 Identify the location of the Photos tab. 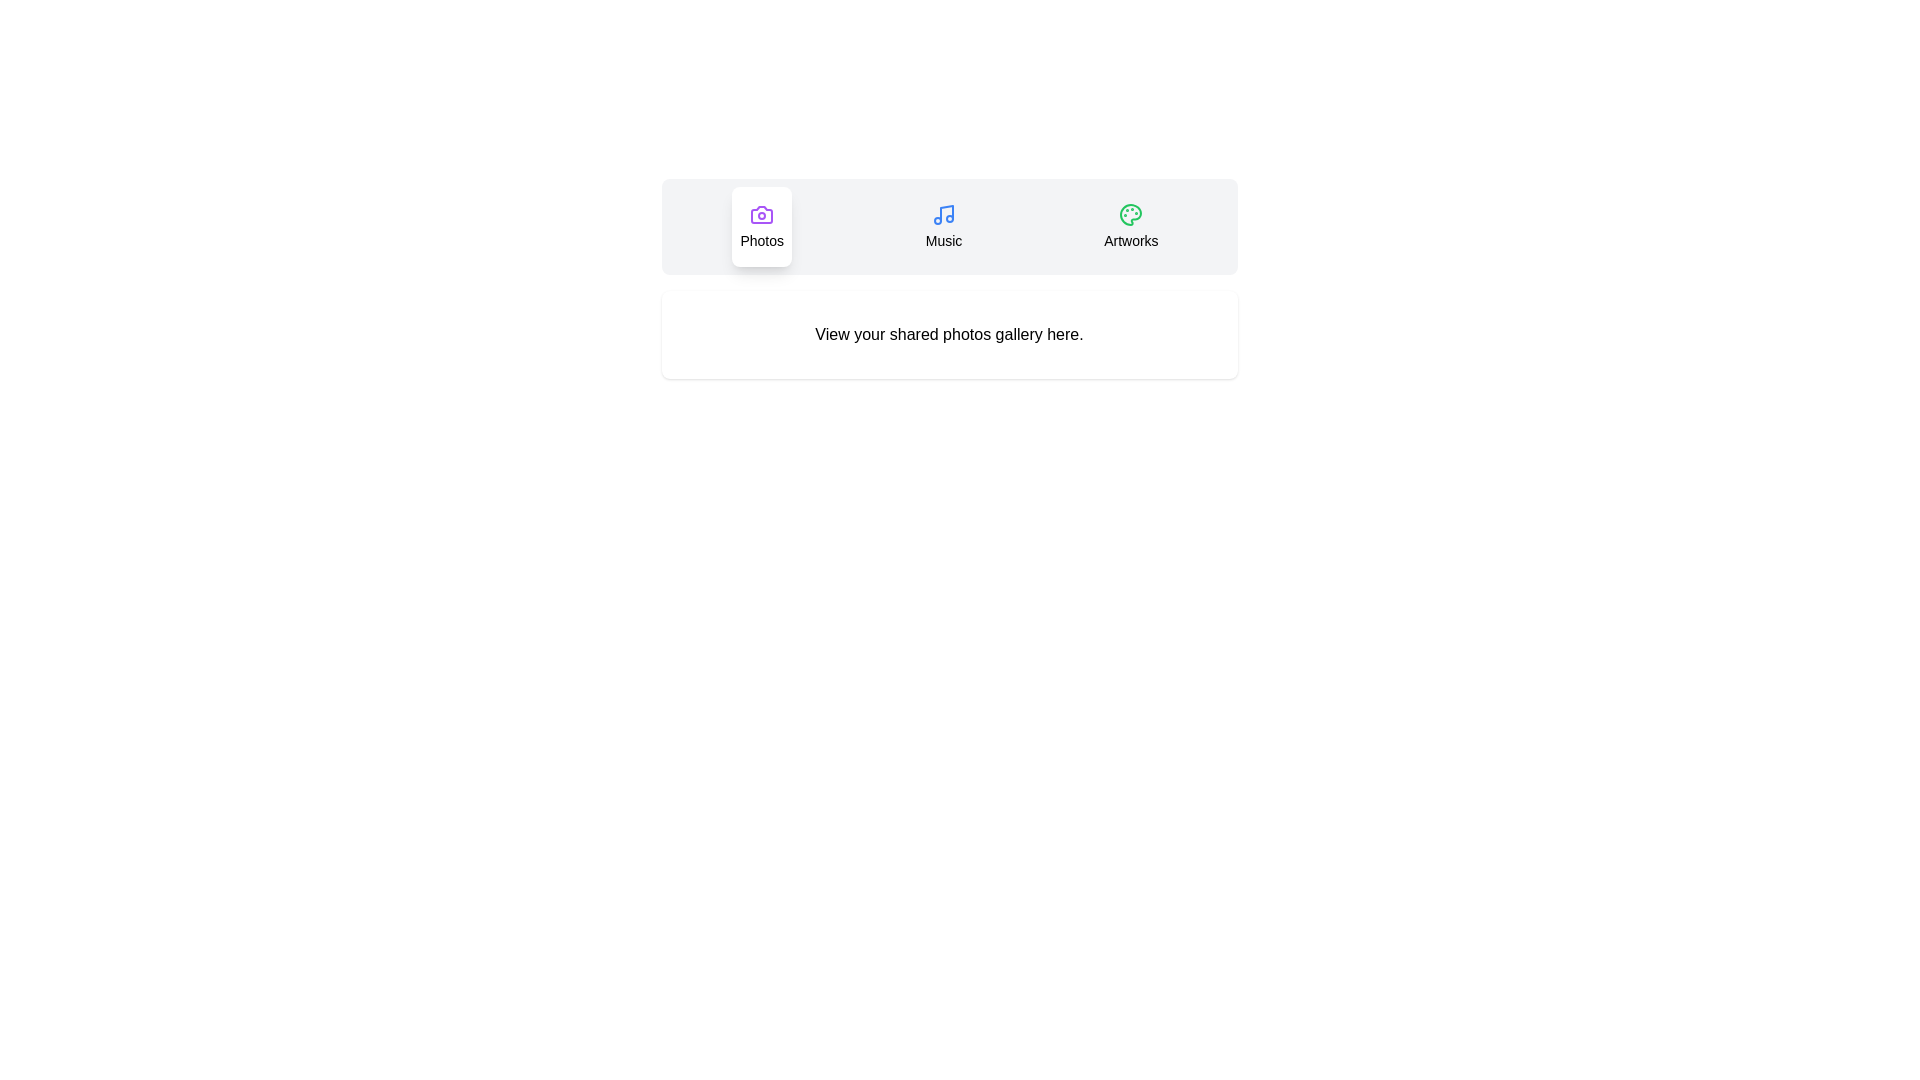
(761, 226).